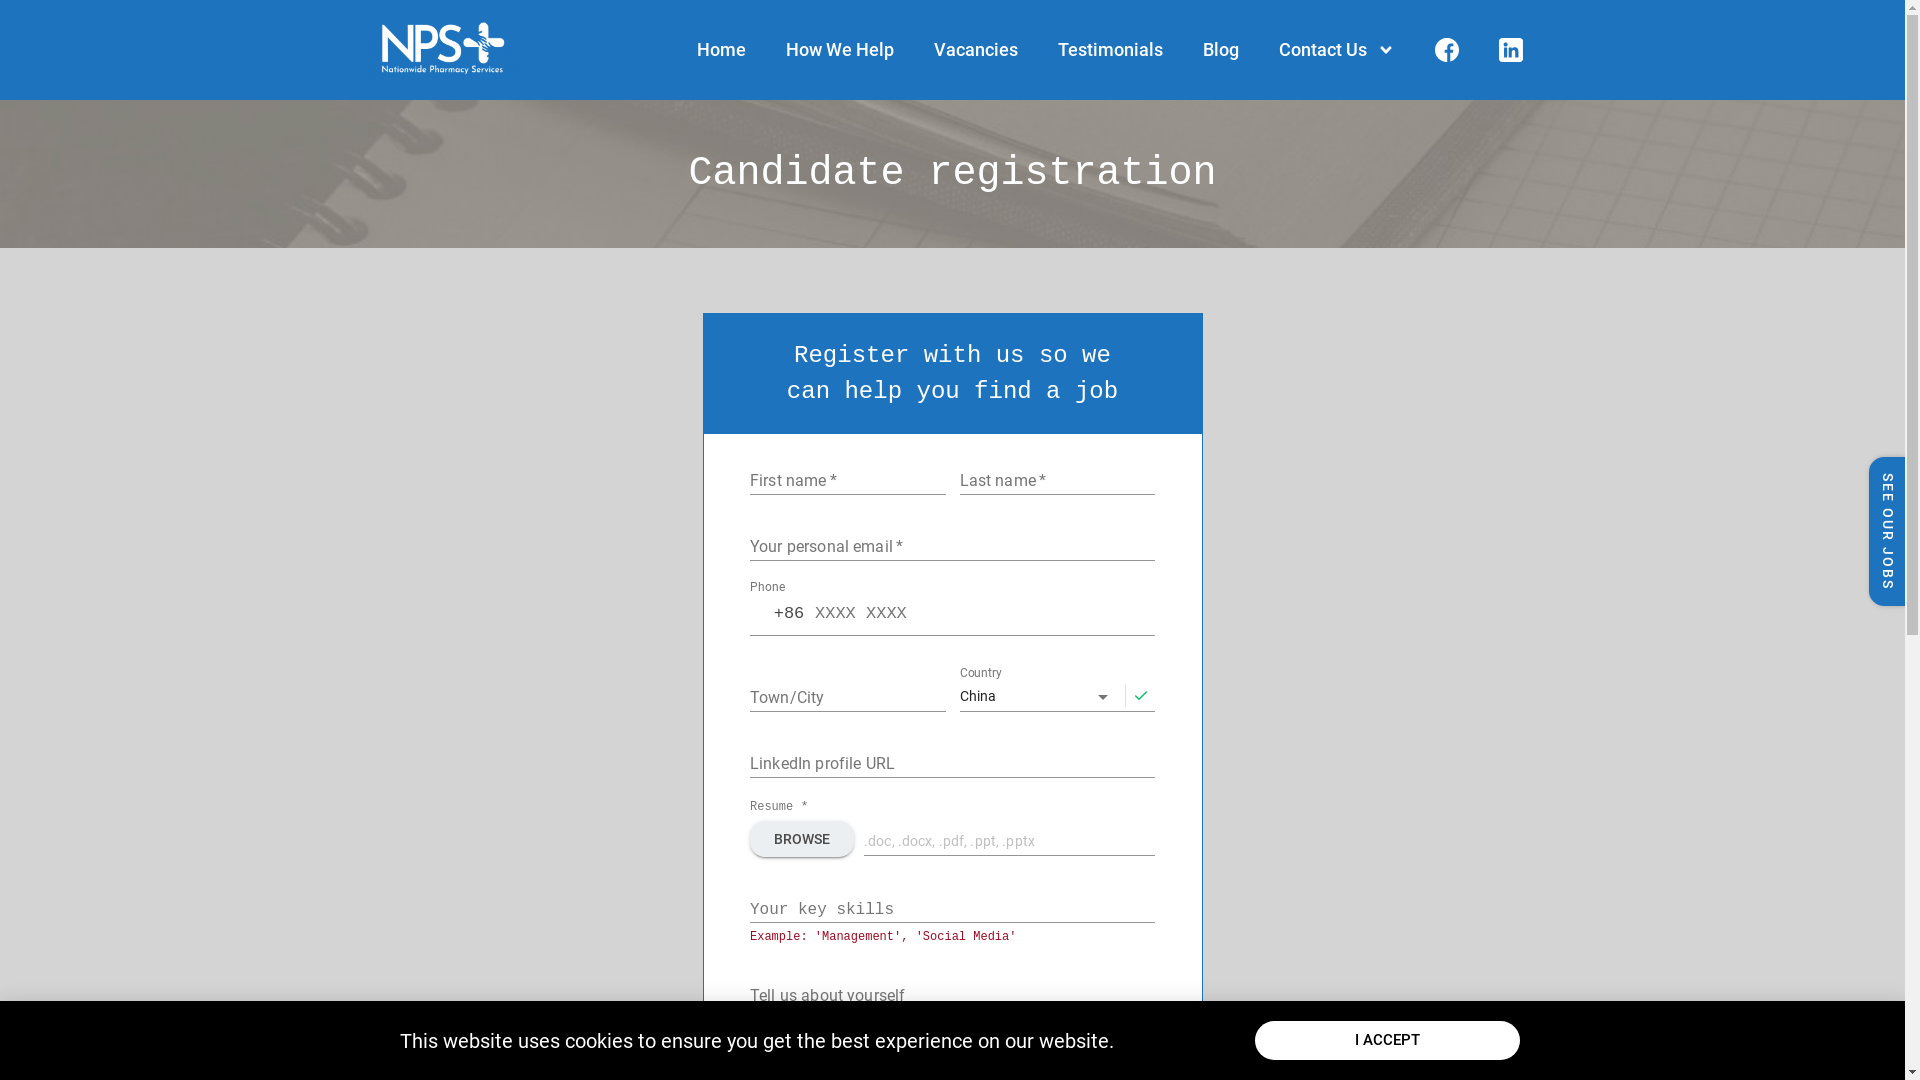 This screenshot has width=1920, height=1080. Describe the element at coordinates (840, 49) in the screenshot. I see `'How We Help'` at that location.